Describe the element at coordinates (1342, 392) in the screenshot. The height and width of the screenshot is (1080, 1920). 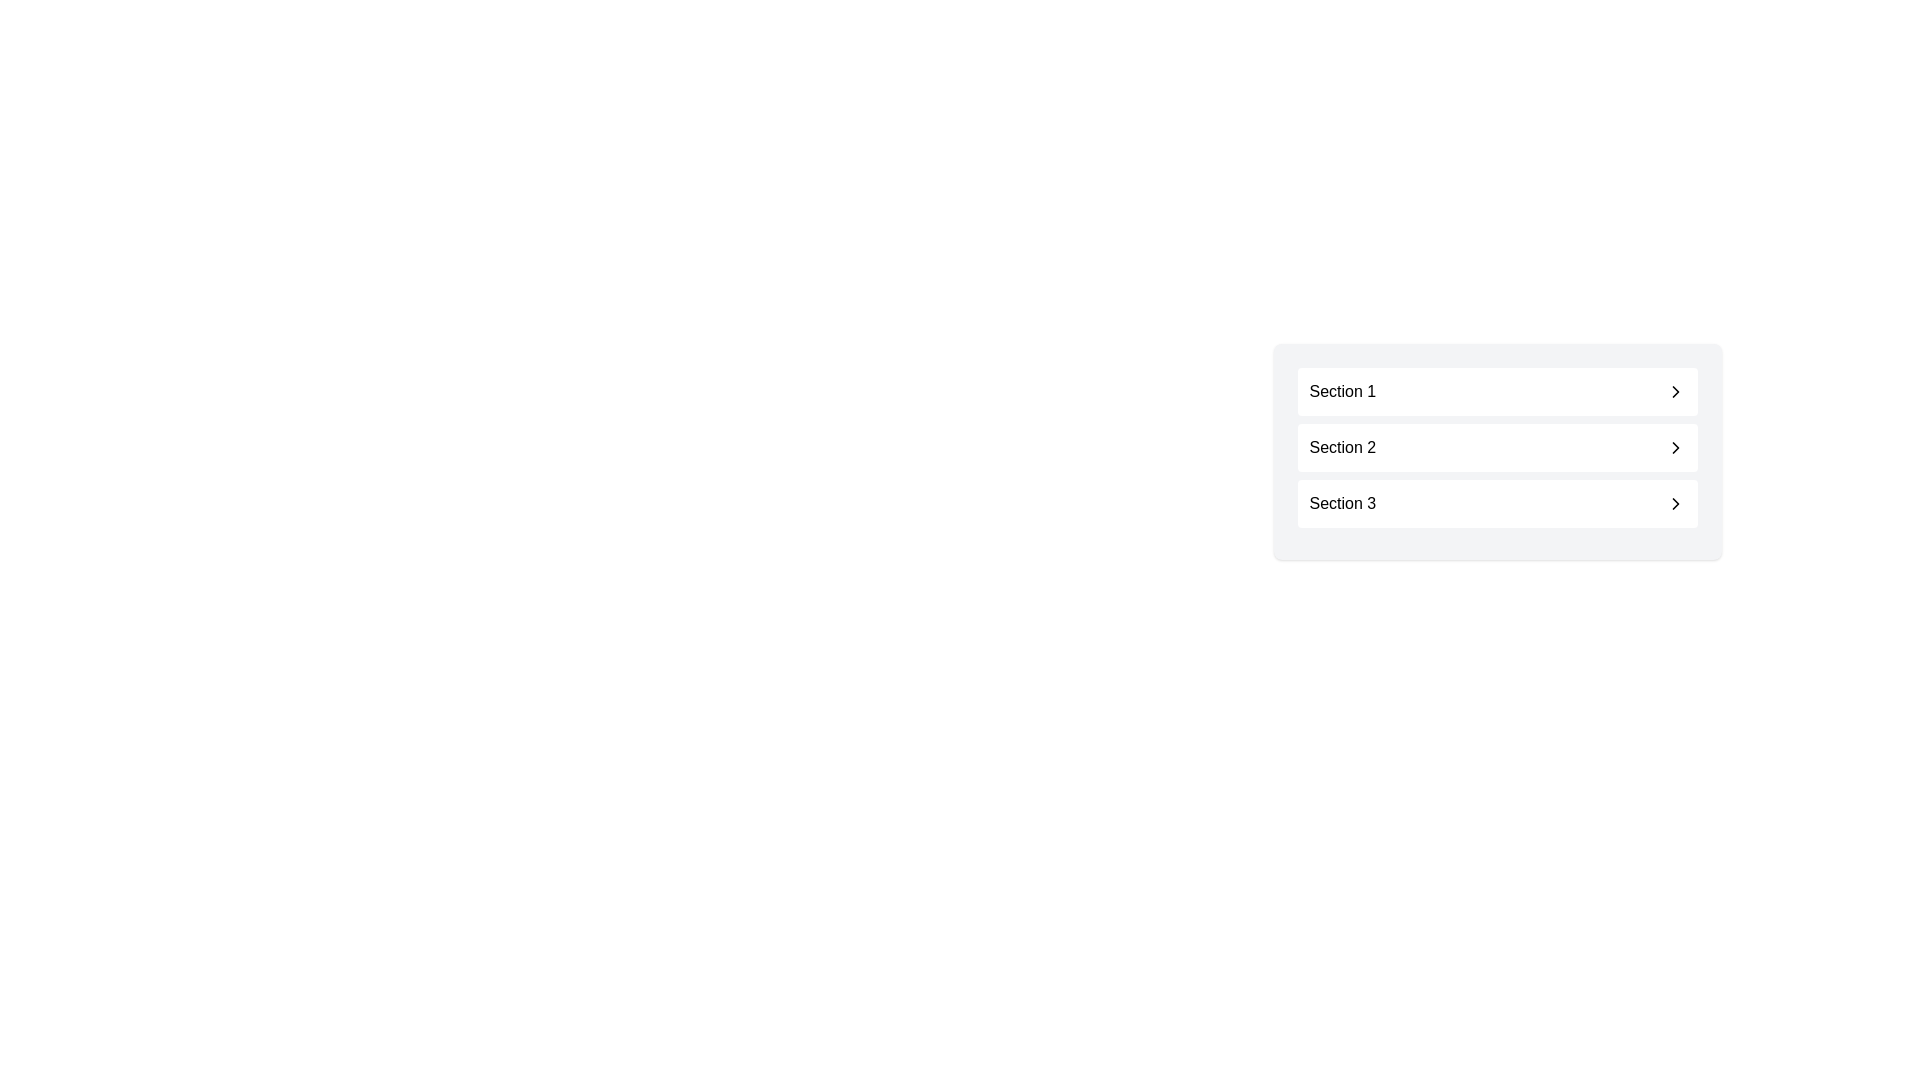
I see `the text label displaying 'Section 1'` at that location.